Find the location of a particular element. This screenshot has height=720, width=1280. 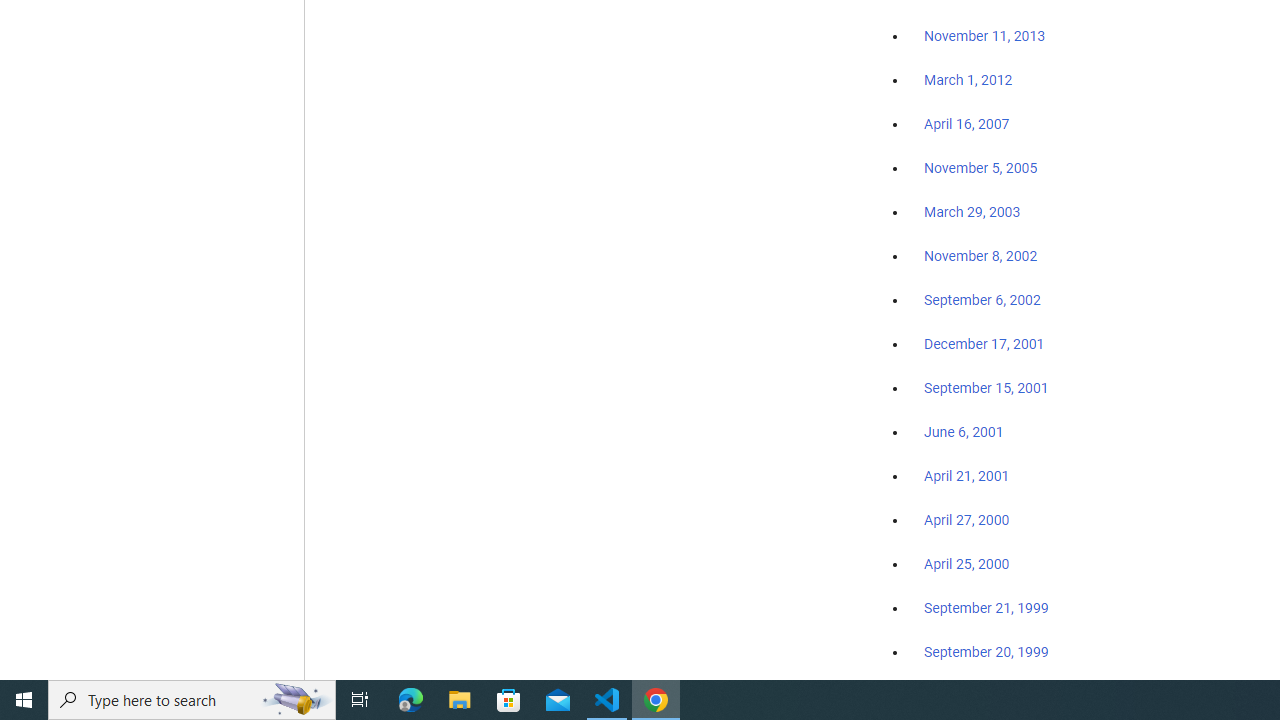

'November 5, 2005' is located at coordinates (981, 167).